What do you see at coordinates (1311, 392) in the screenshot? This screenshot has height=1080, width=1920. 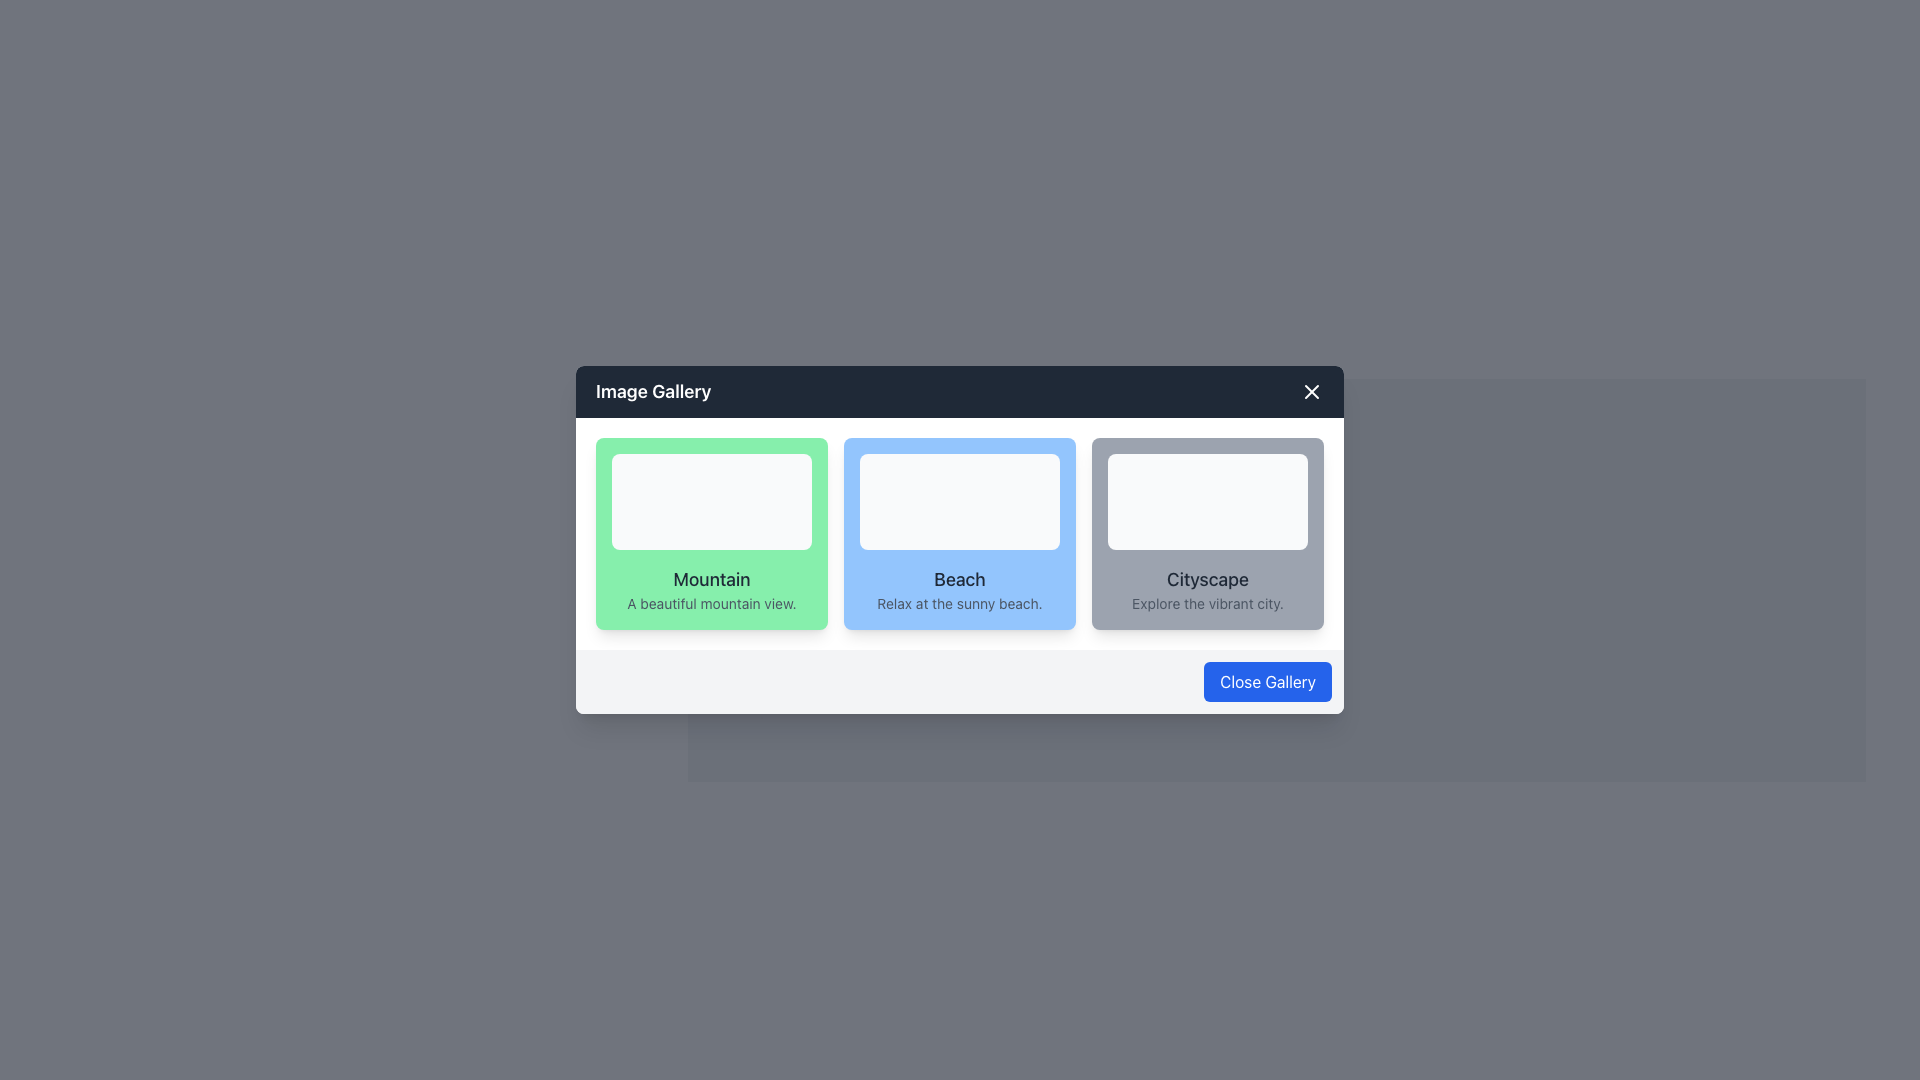 I see `the close button with an 'X' symbol located at the far-right side of the title bar in the modal window to change its color` at bounding box center [1311, 392].